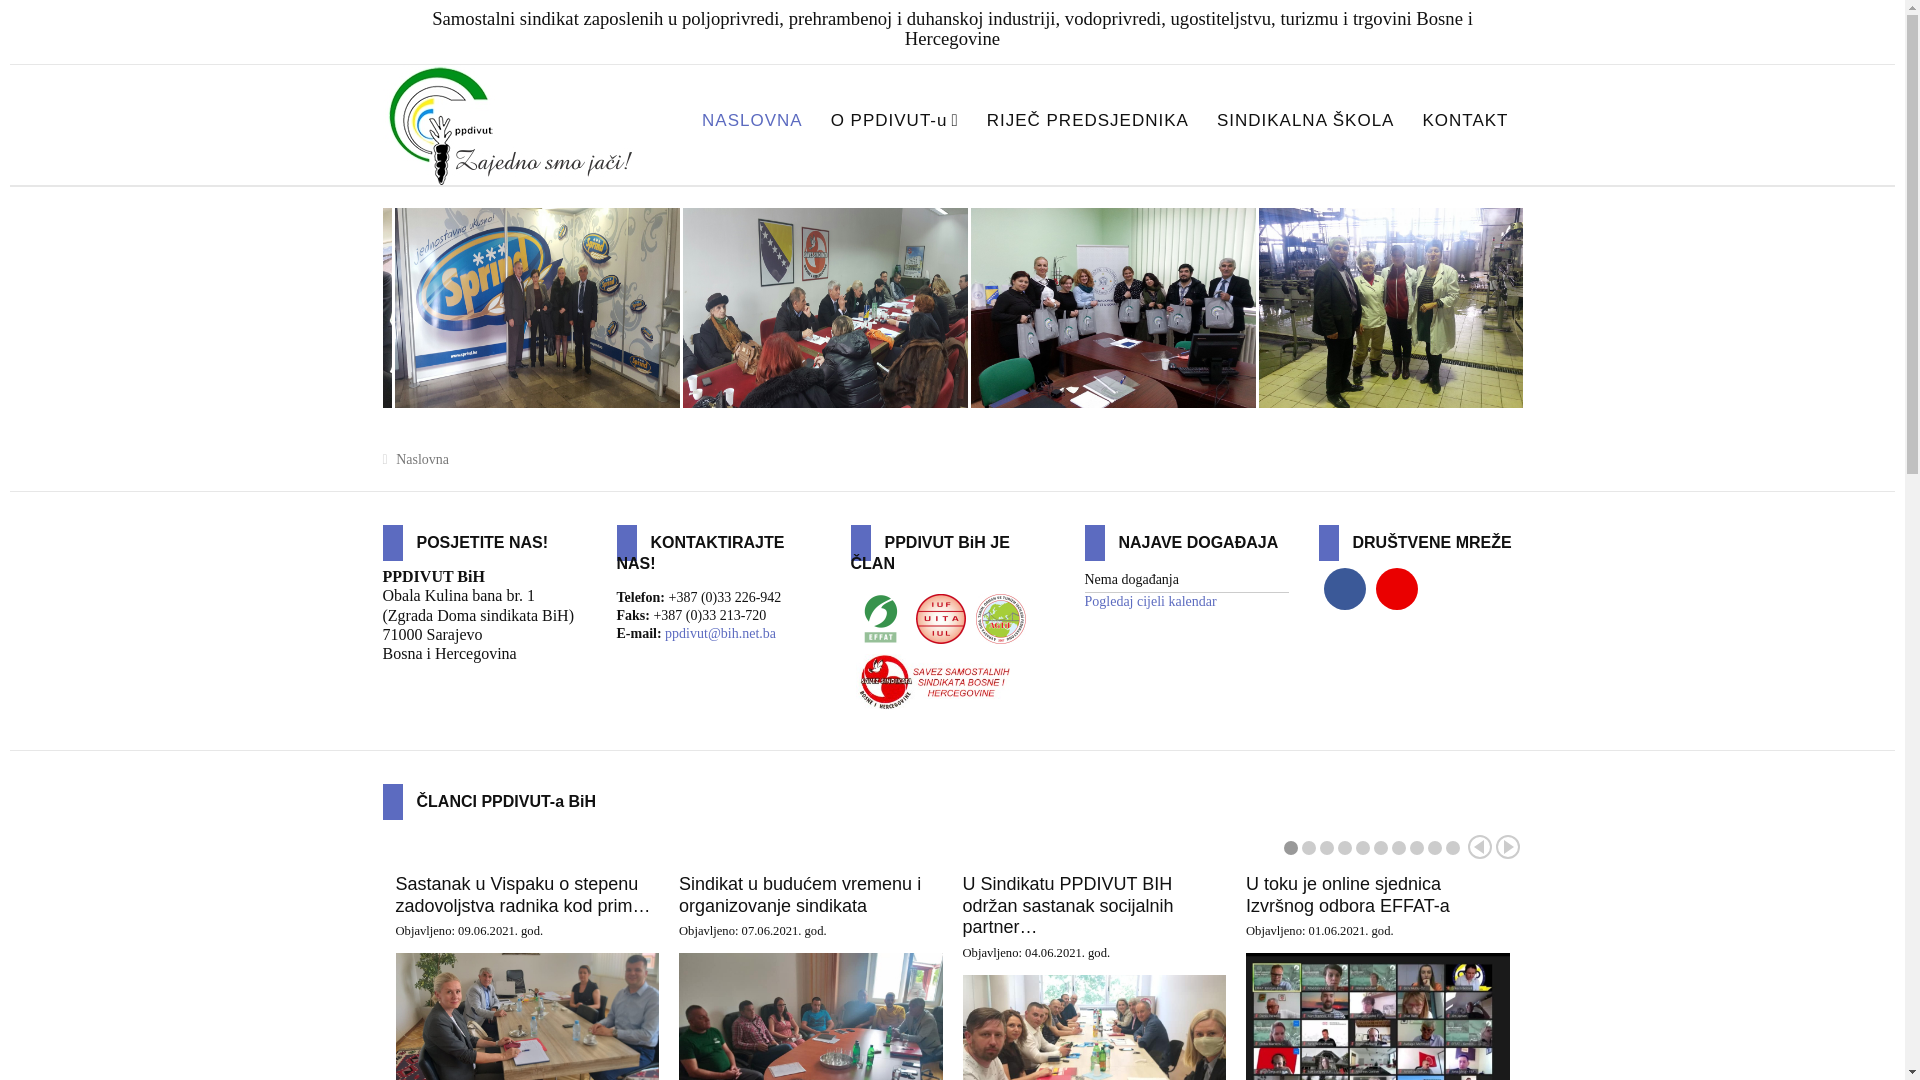 The image size is (1920, 1080). What do you see at coordinates (893, 121) in the screenshot?
I see `'O PPDIVUT-u'` at bounding box center [893, 121].